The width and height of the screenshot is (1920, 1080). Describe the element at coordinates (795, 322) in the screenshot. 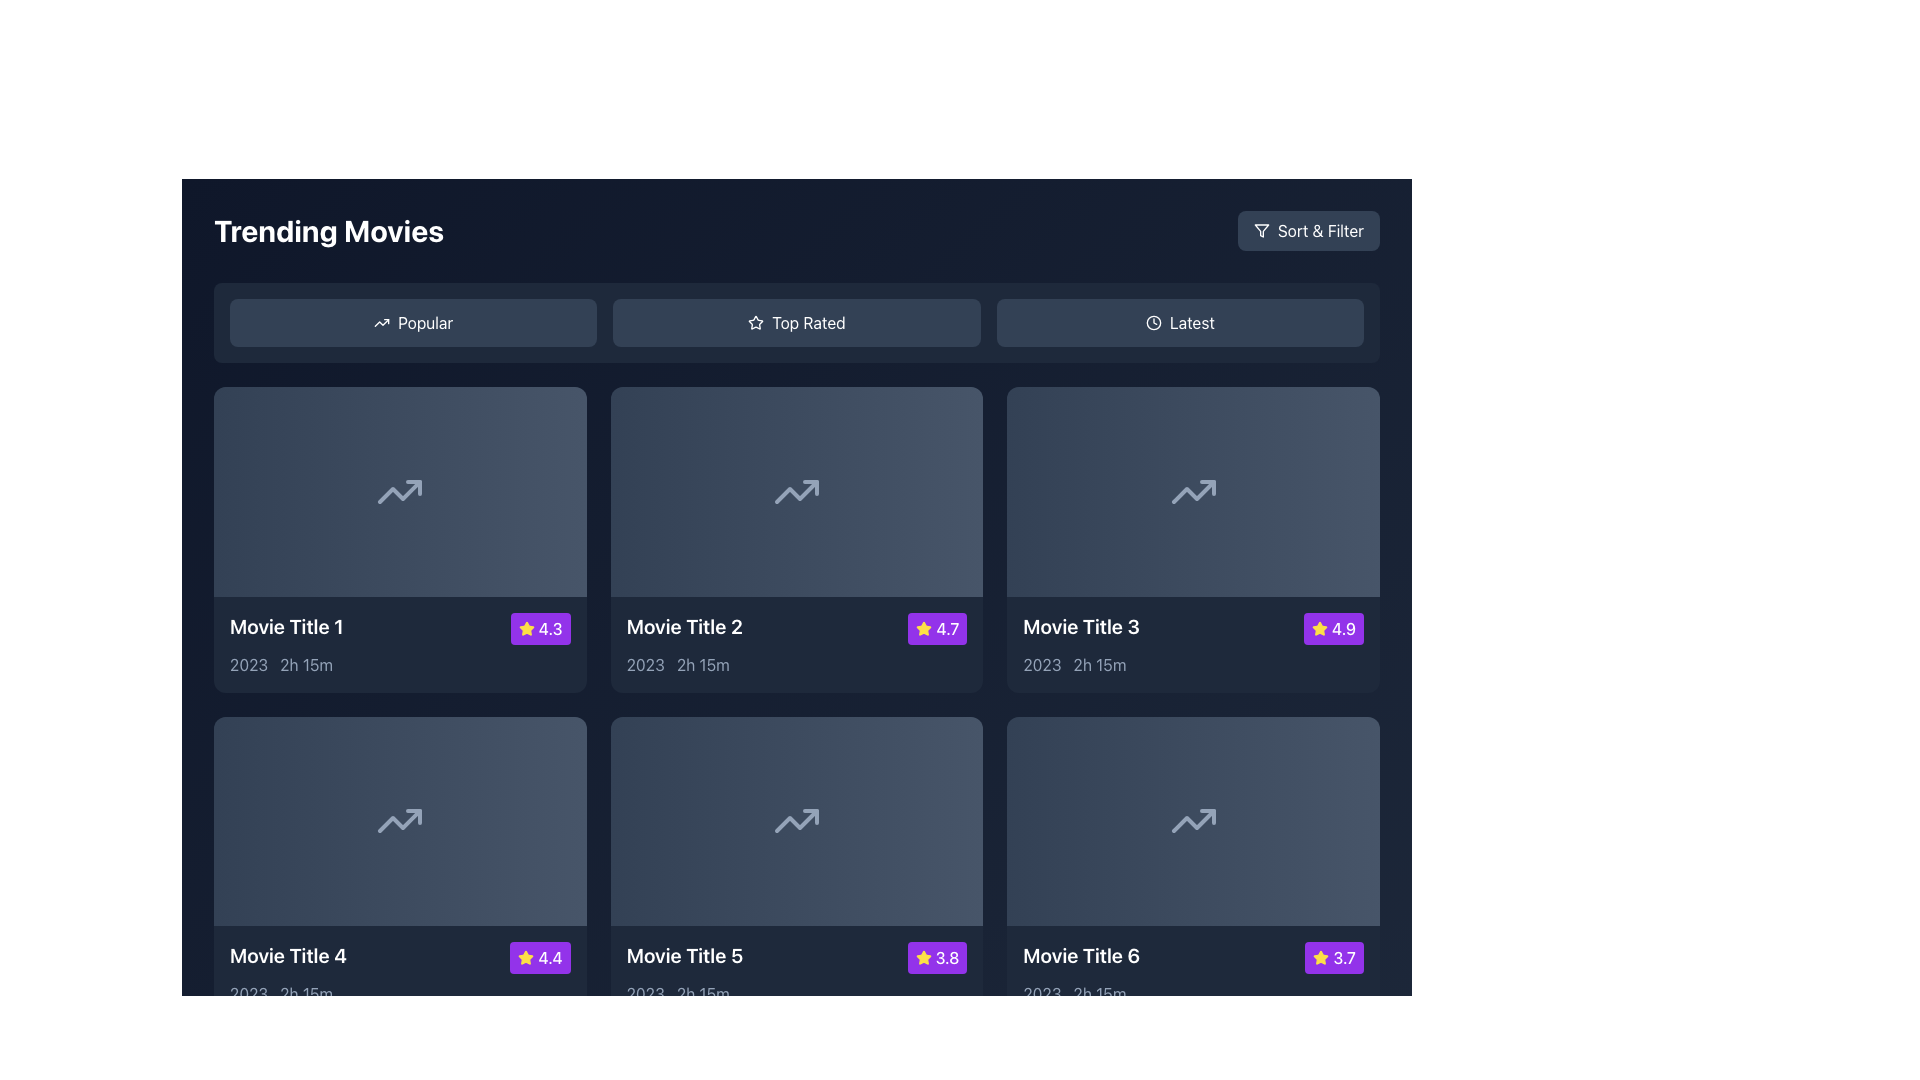

I see `the second button in the 'Trending Movies' section` at that location.